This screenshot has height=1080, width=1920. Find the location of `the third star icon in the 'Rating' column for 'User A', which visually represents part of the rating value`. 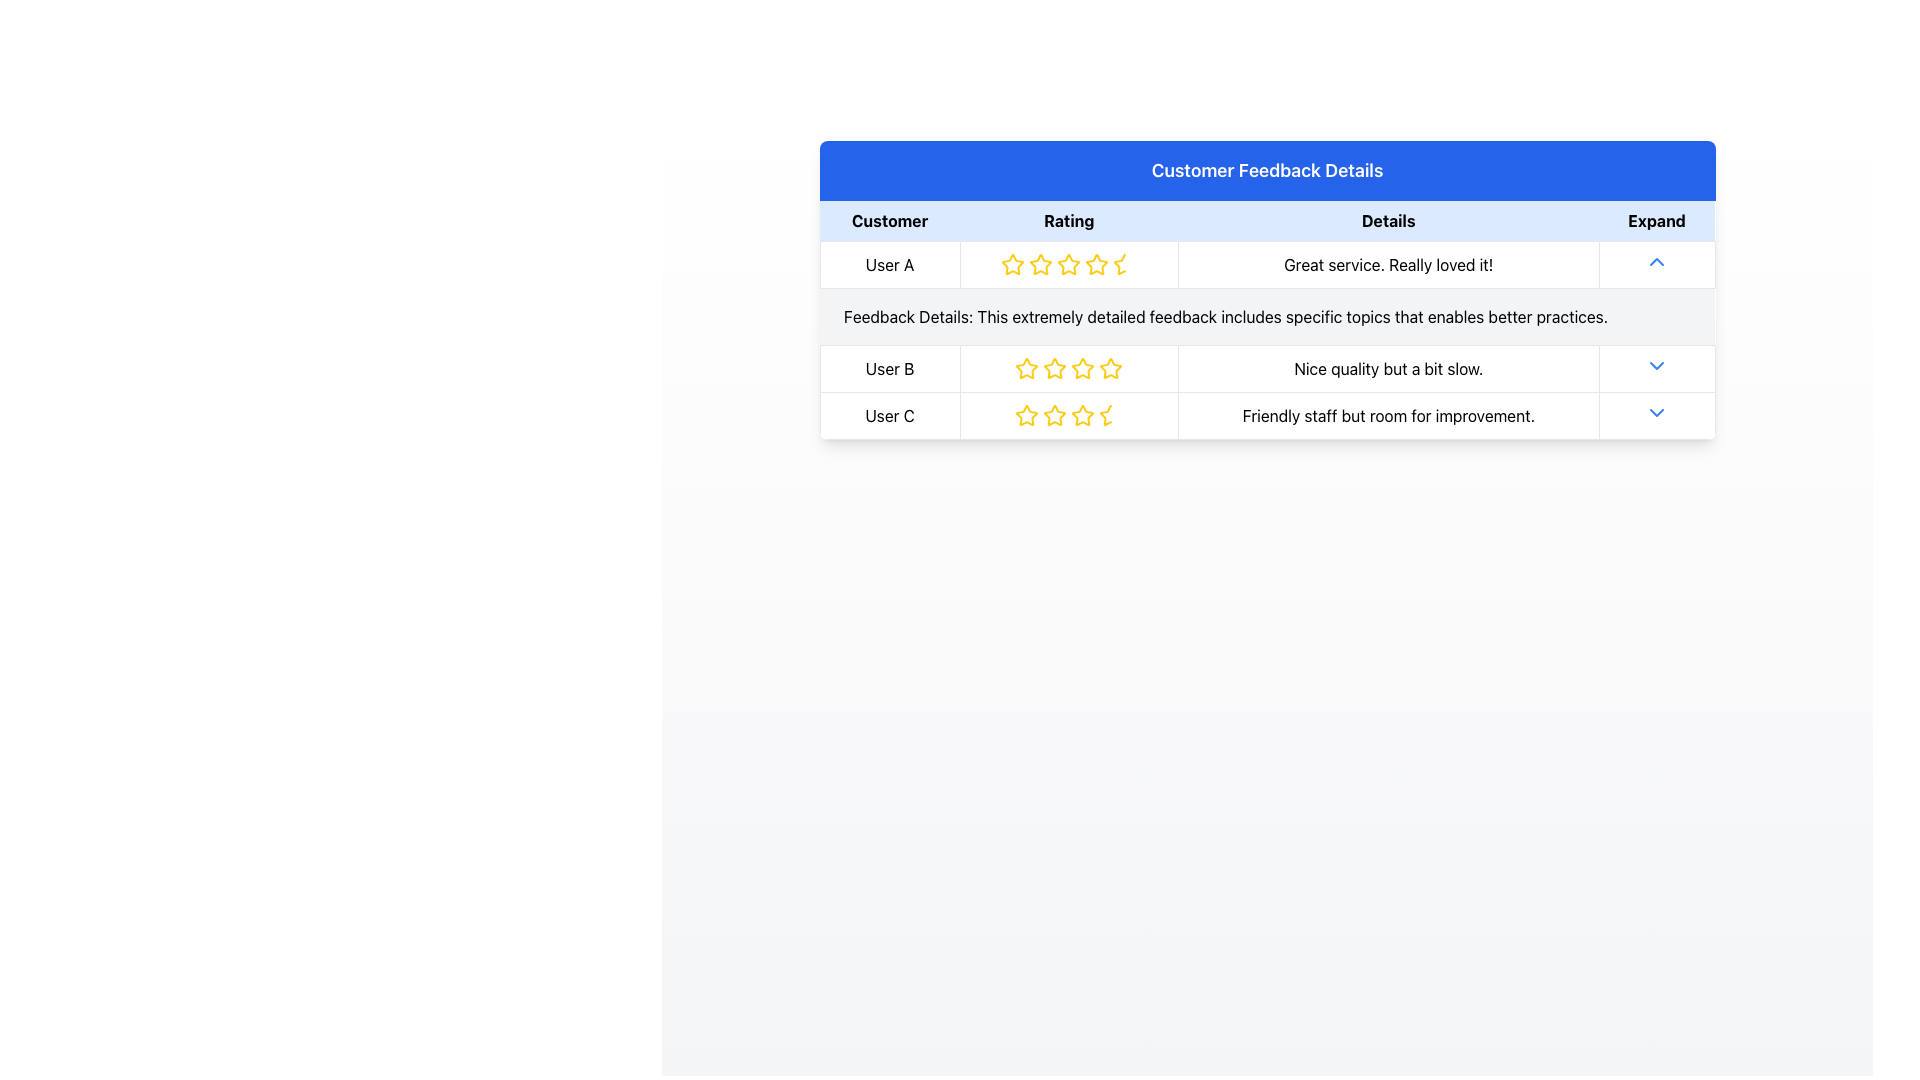

the third star icon in the 'Rating' column for 'User A', which visually represents part of the rating value is located at coordinates (1068, 264).